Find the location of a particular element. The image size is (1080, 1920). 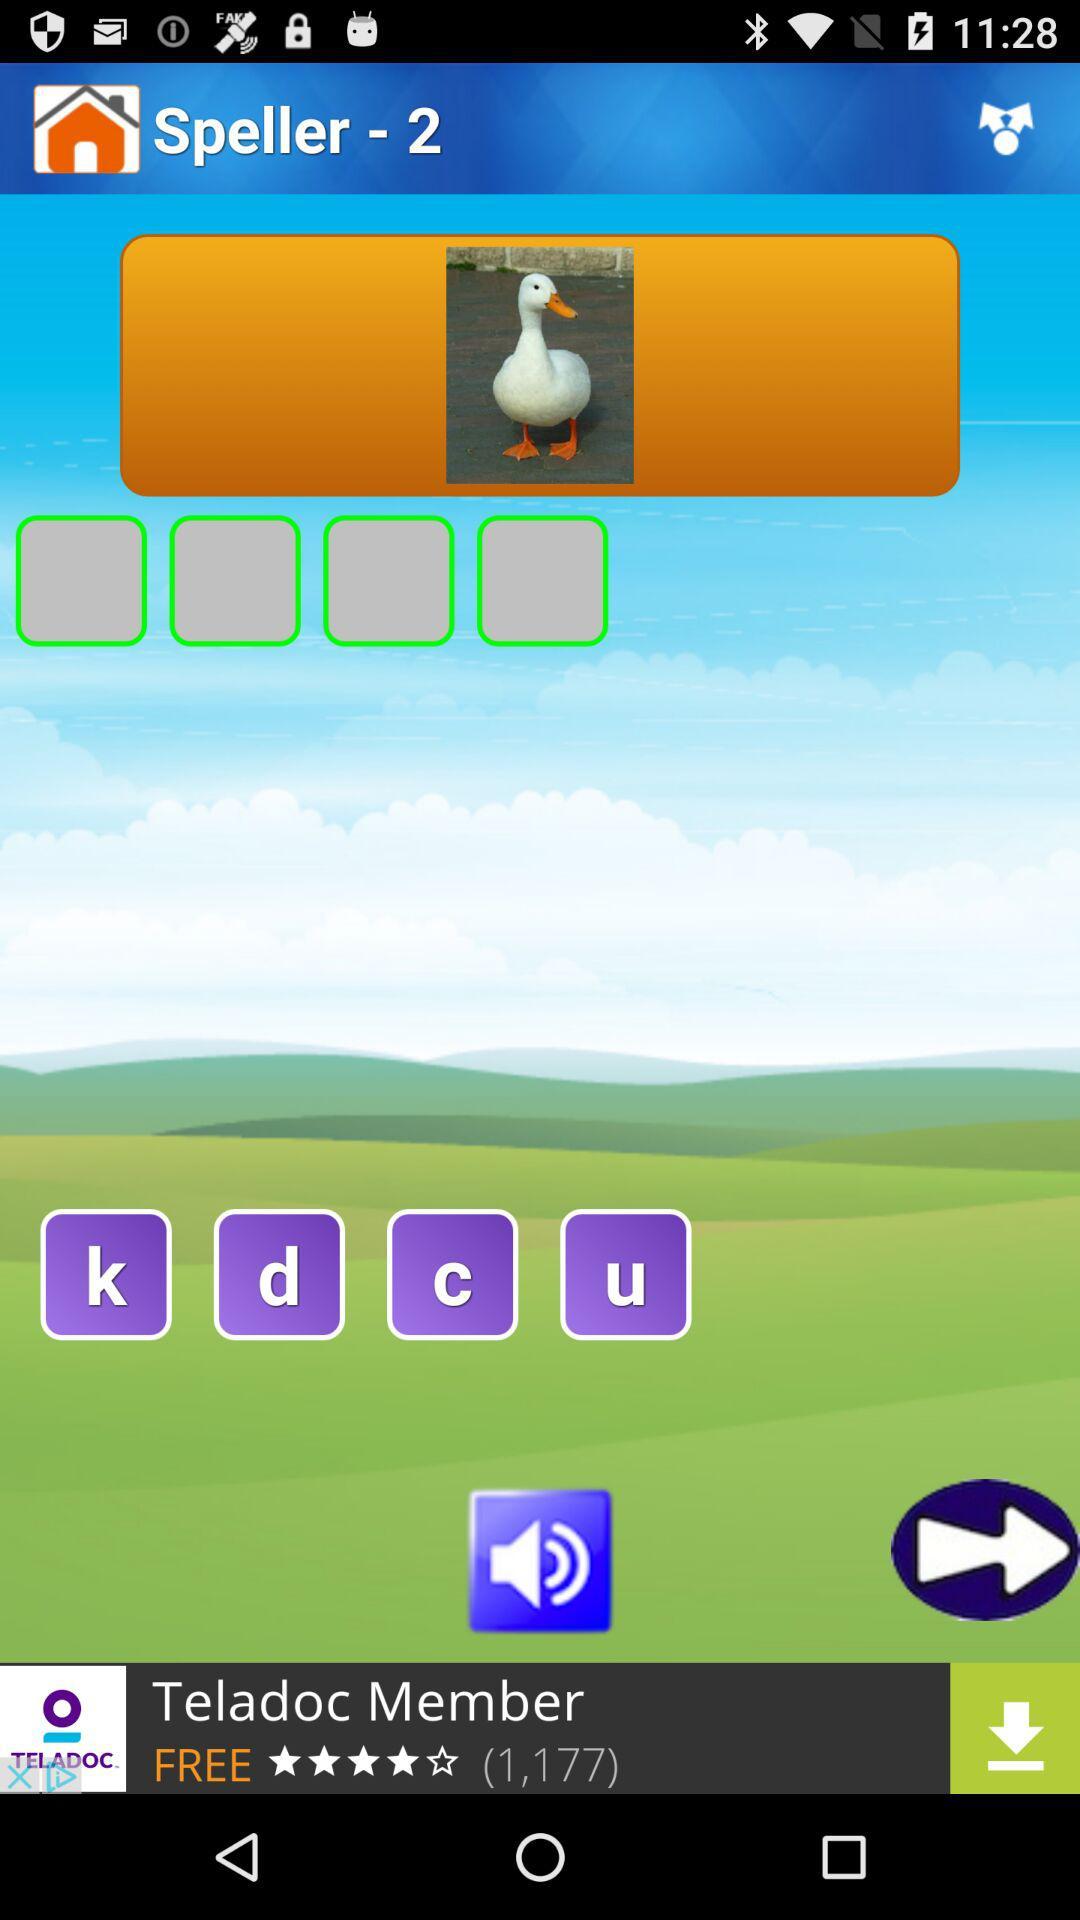

the arrow_forward icon is located at coordinates (984, 1658).